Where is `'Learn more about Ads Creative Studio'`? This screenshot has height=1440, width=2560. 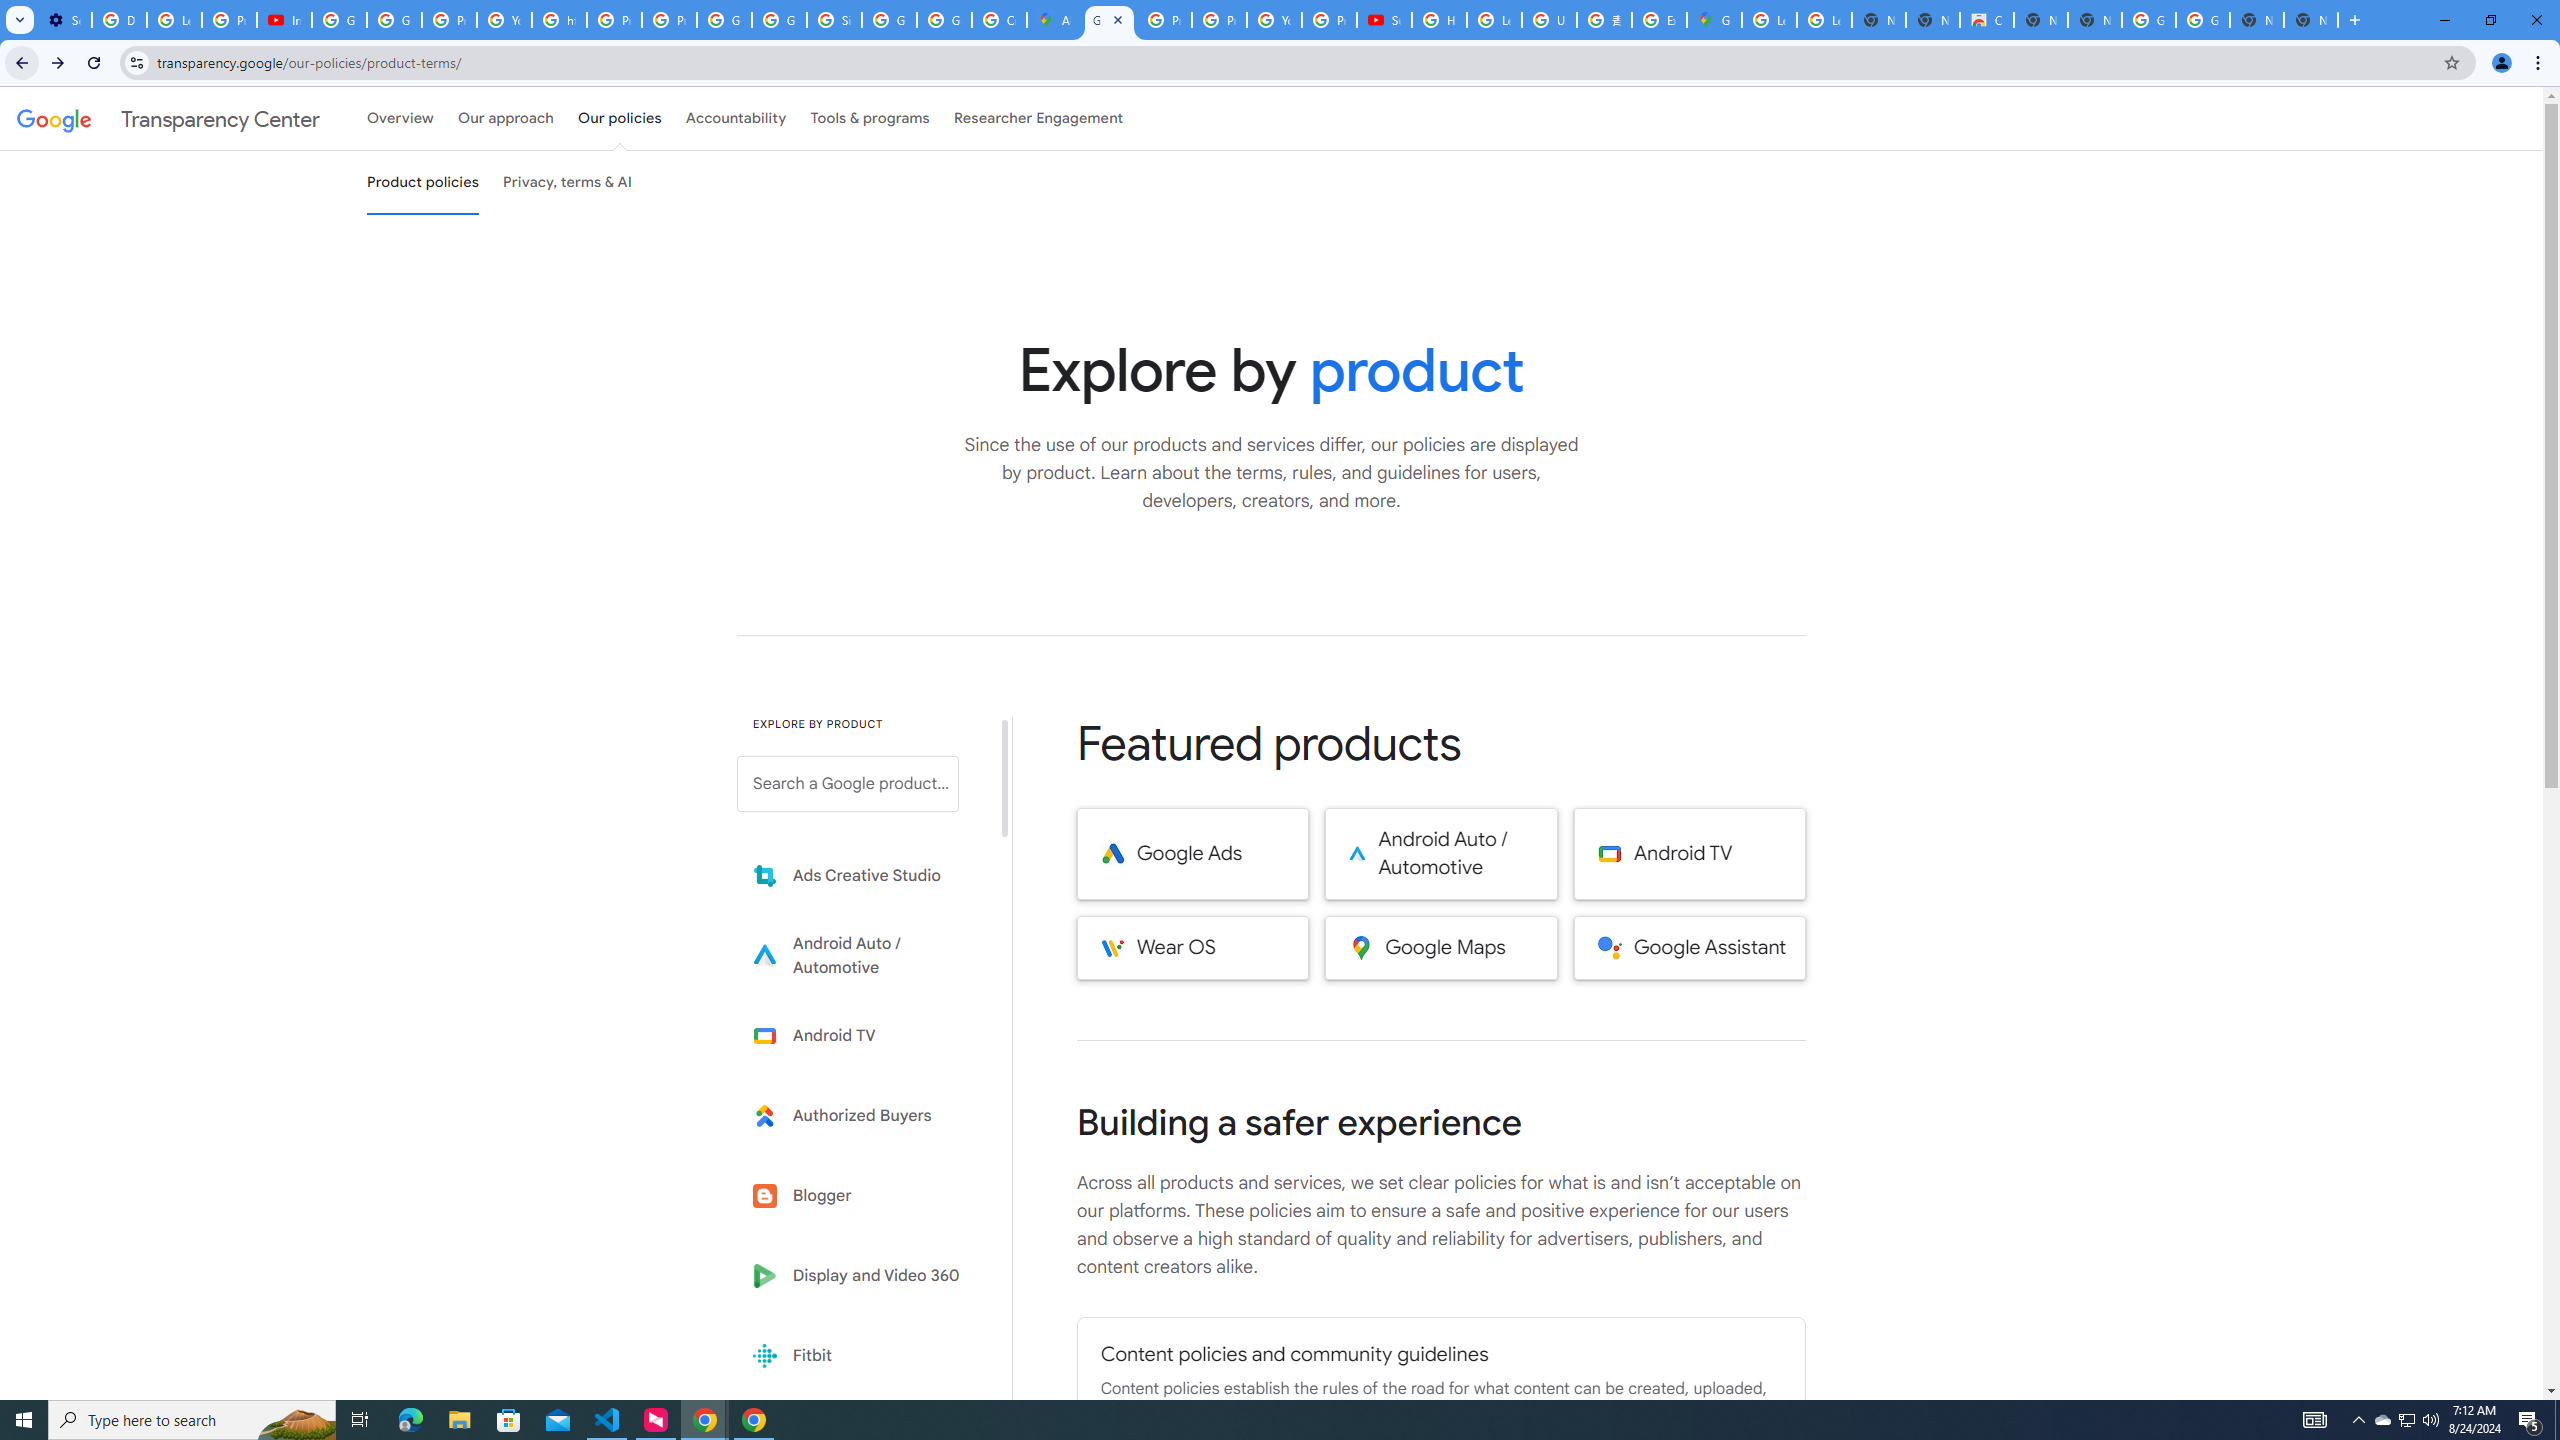 'Learn more about Ads Creative Studio' is located at coordinates (861, 876).